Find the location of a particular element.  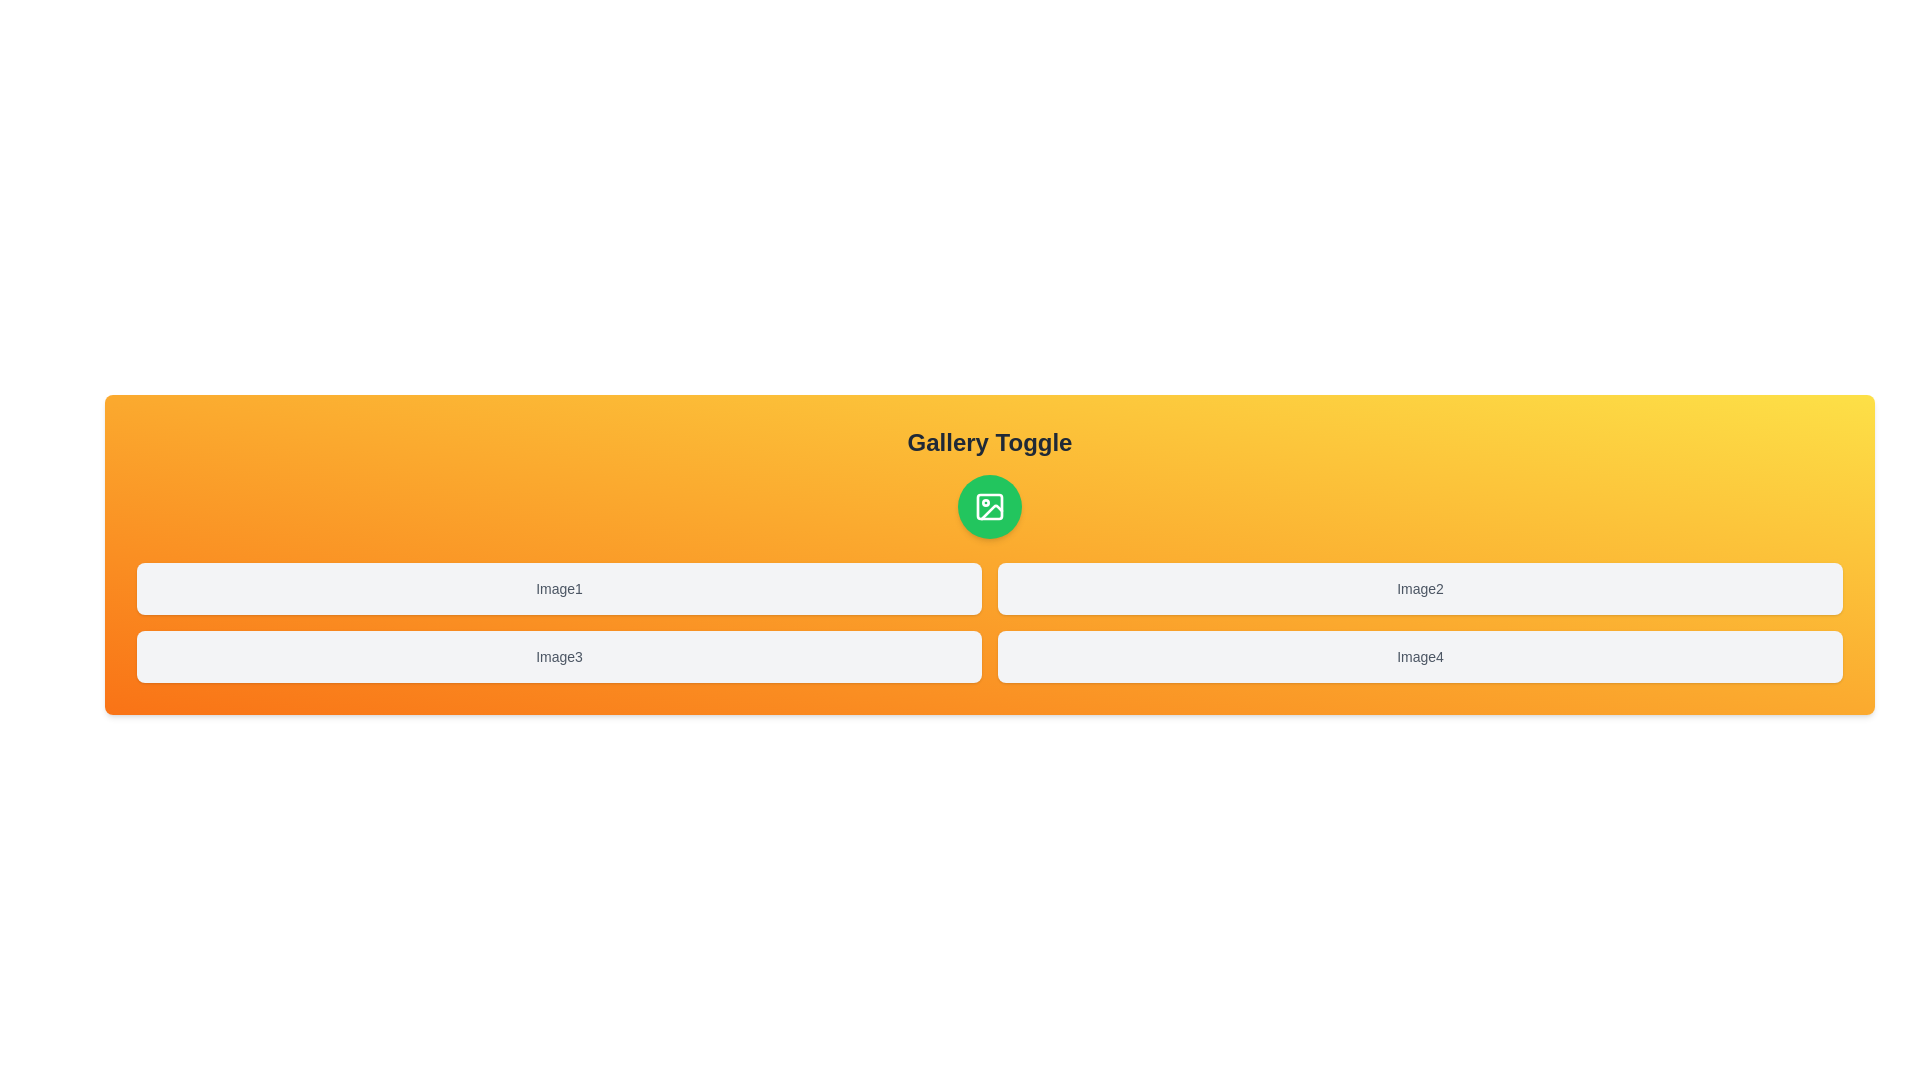

the image box labeled Image3 is located at coordinates (559, 656).